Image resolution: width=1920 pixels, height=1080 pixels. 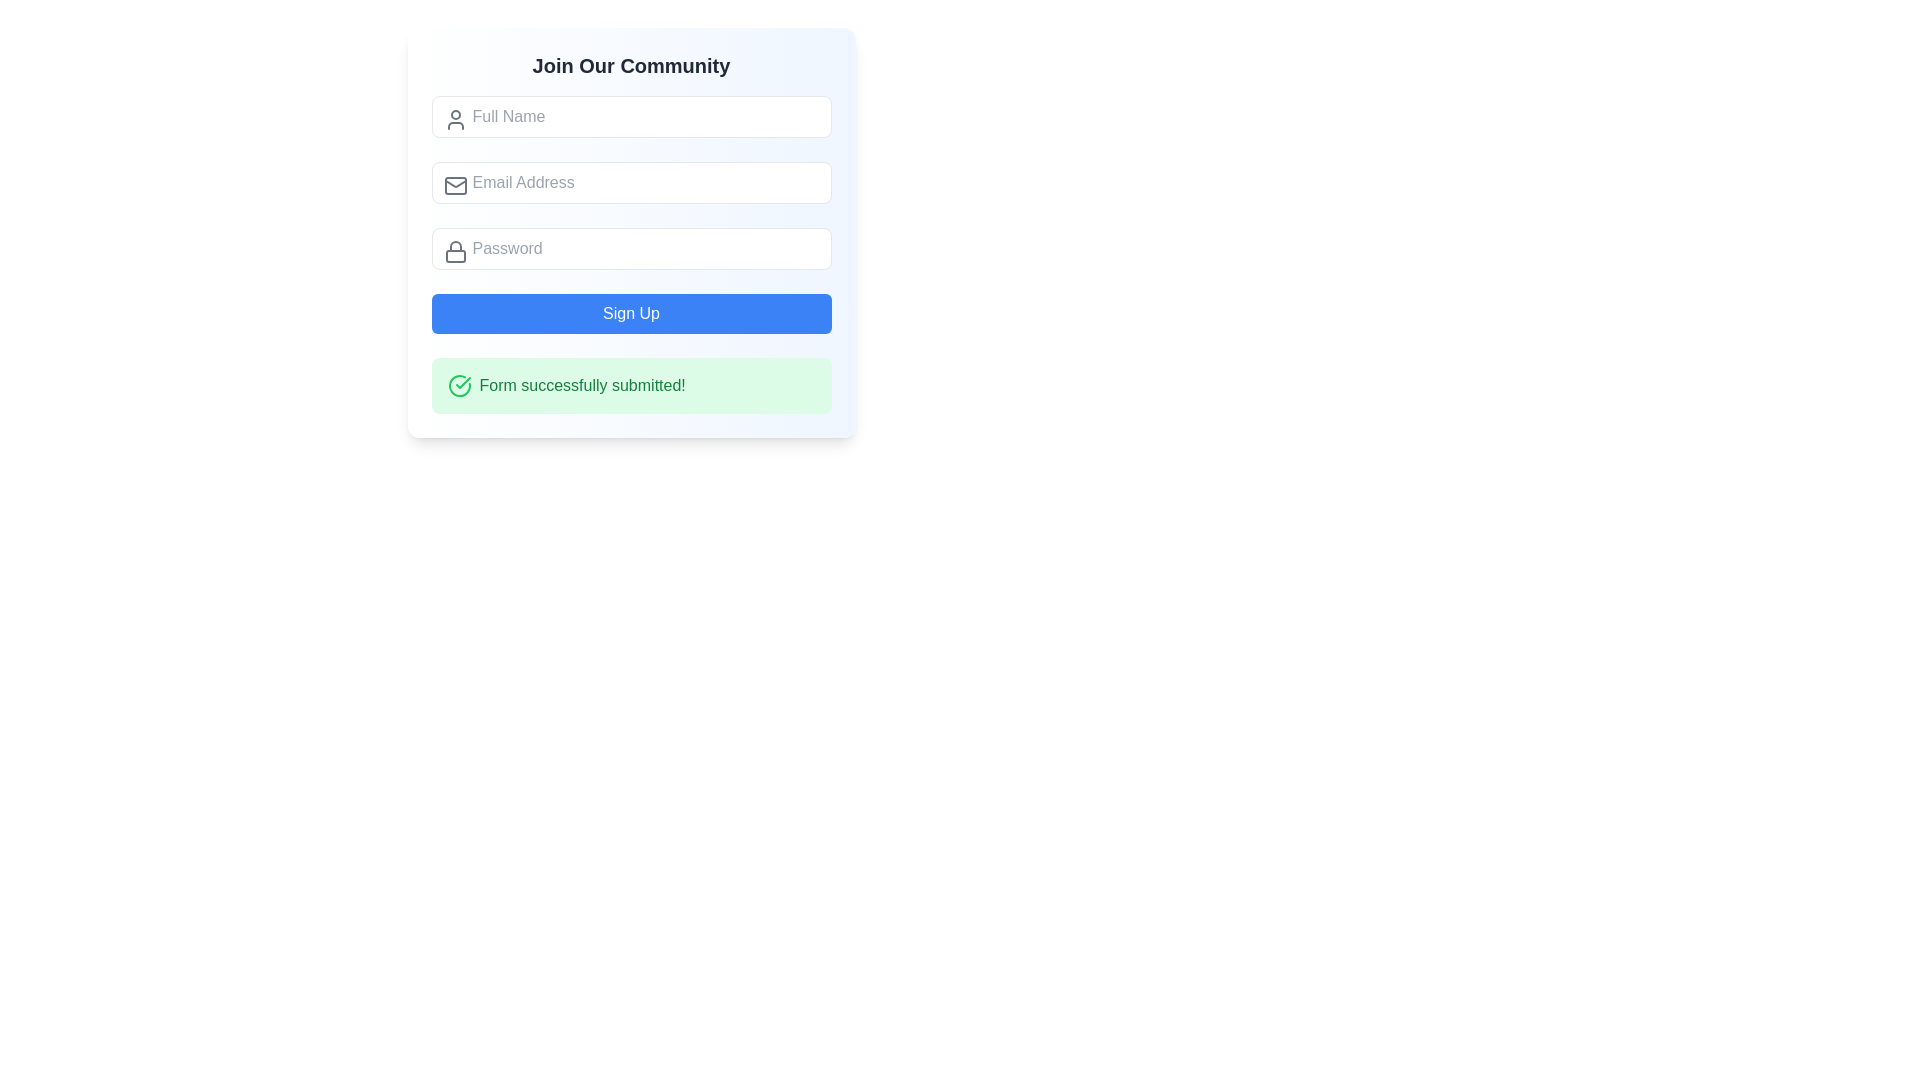 I want to click on the decorative icon for the 'Full Name' input field, which is located on the far left side of the field, so click(x=454, y=119).